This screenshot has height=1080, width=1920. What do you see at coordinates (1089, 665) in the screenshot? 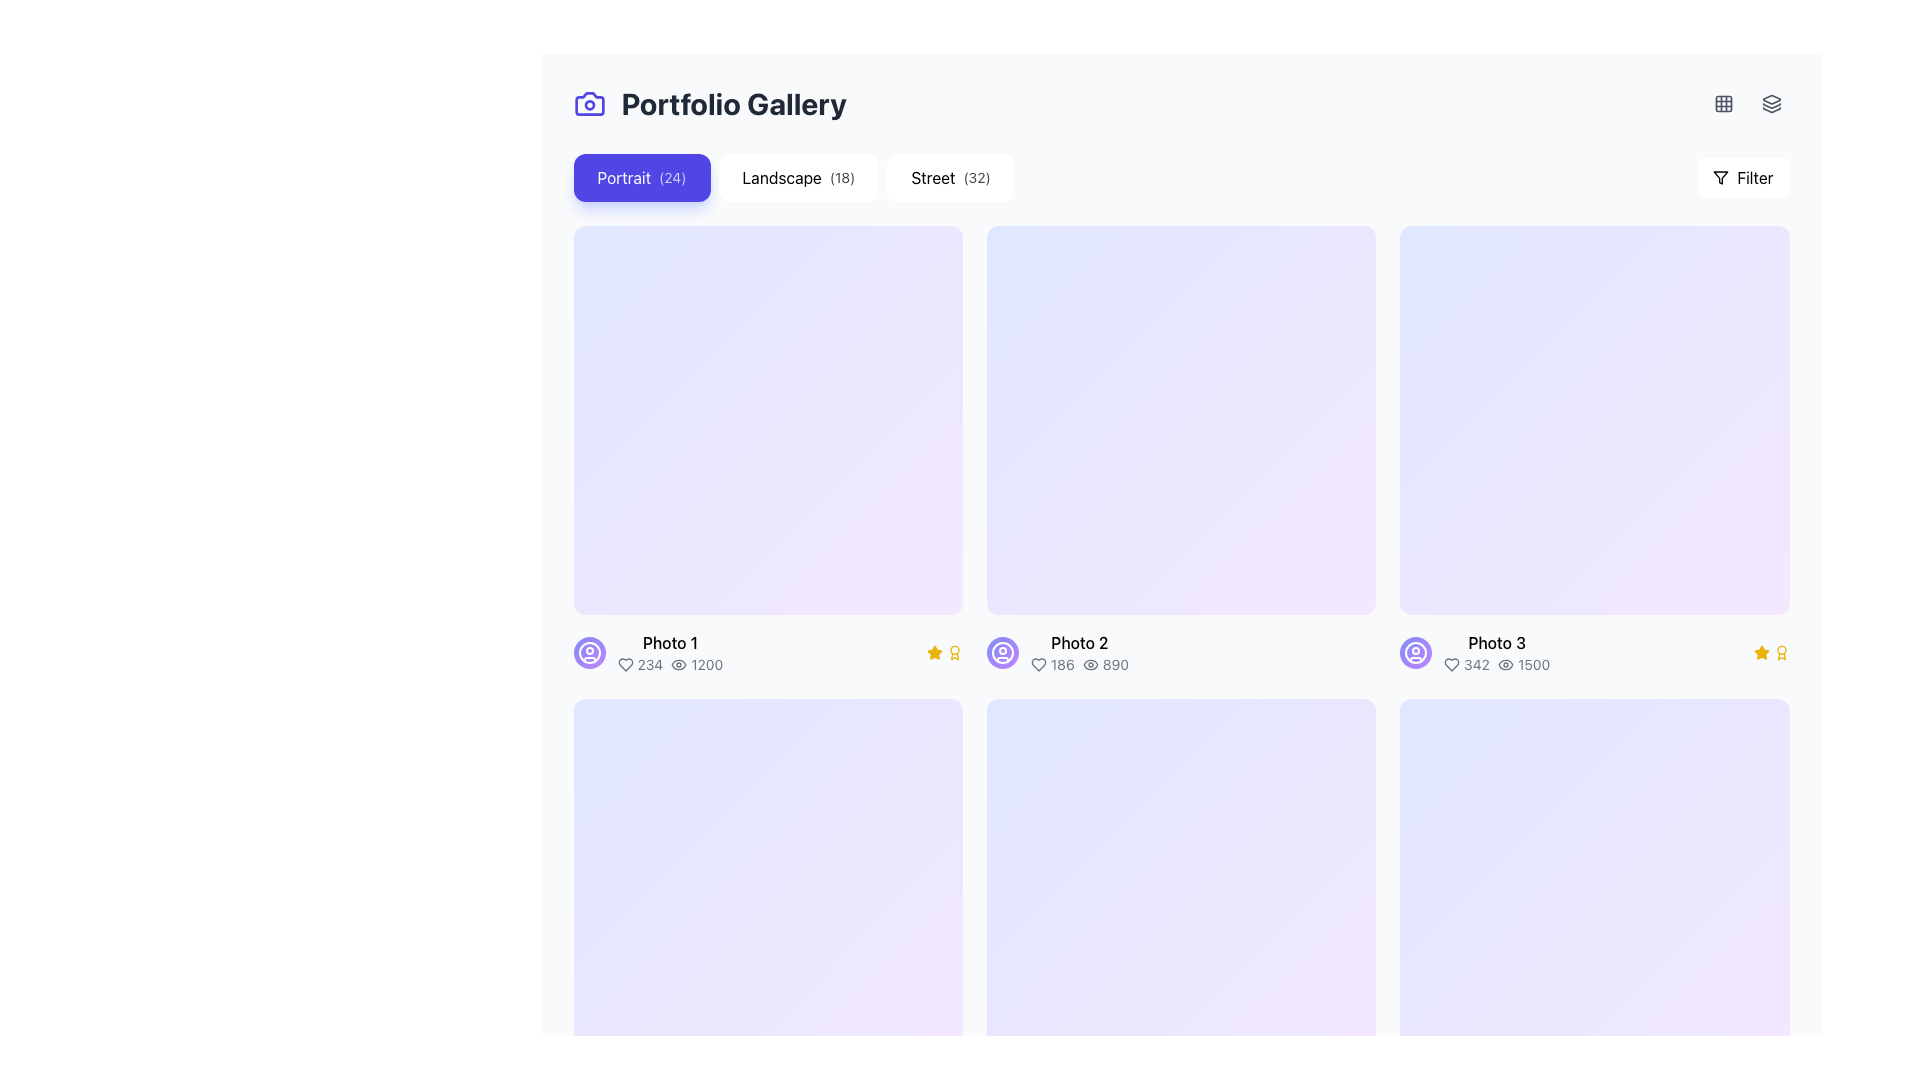
I see `the visibility icon, which is an elliptical shape resembling an eye, located to the right of the 'Photo 2' title and adjacent to a star icon` at bounding box center [1089, 665].